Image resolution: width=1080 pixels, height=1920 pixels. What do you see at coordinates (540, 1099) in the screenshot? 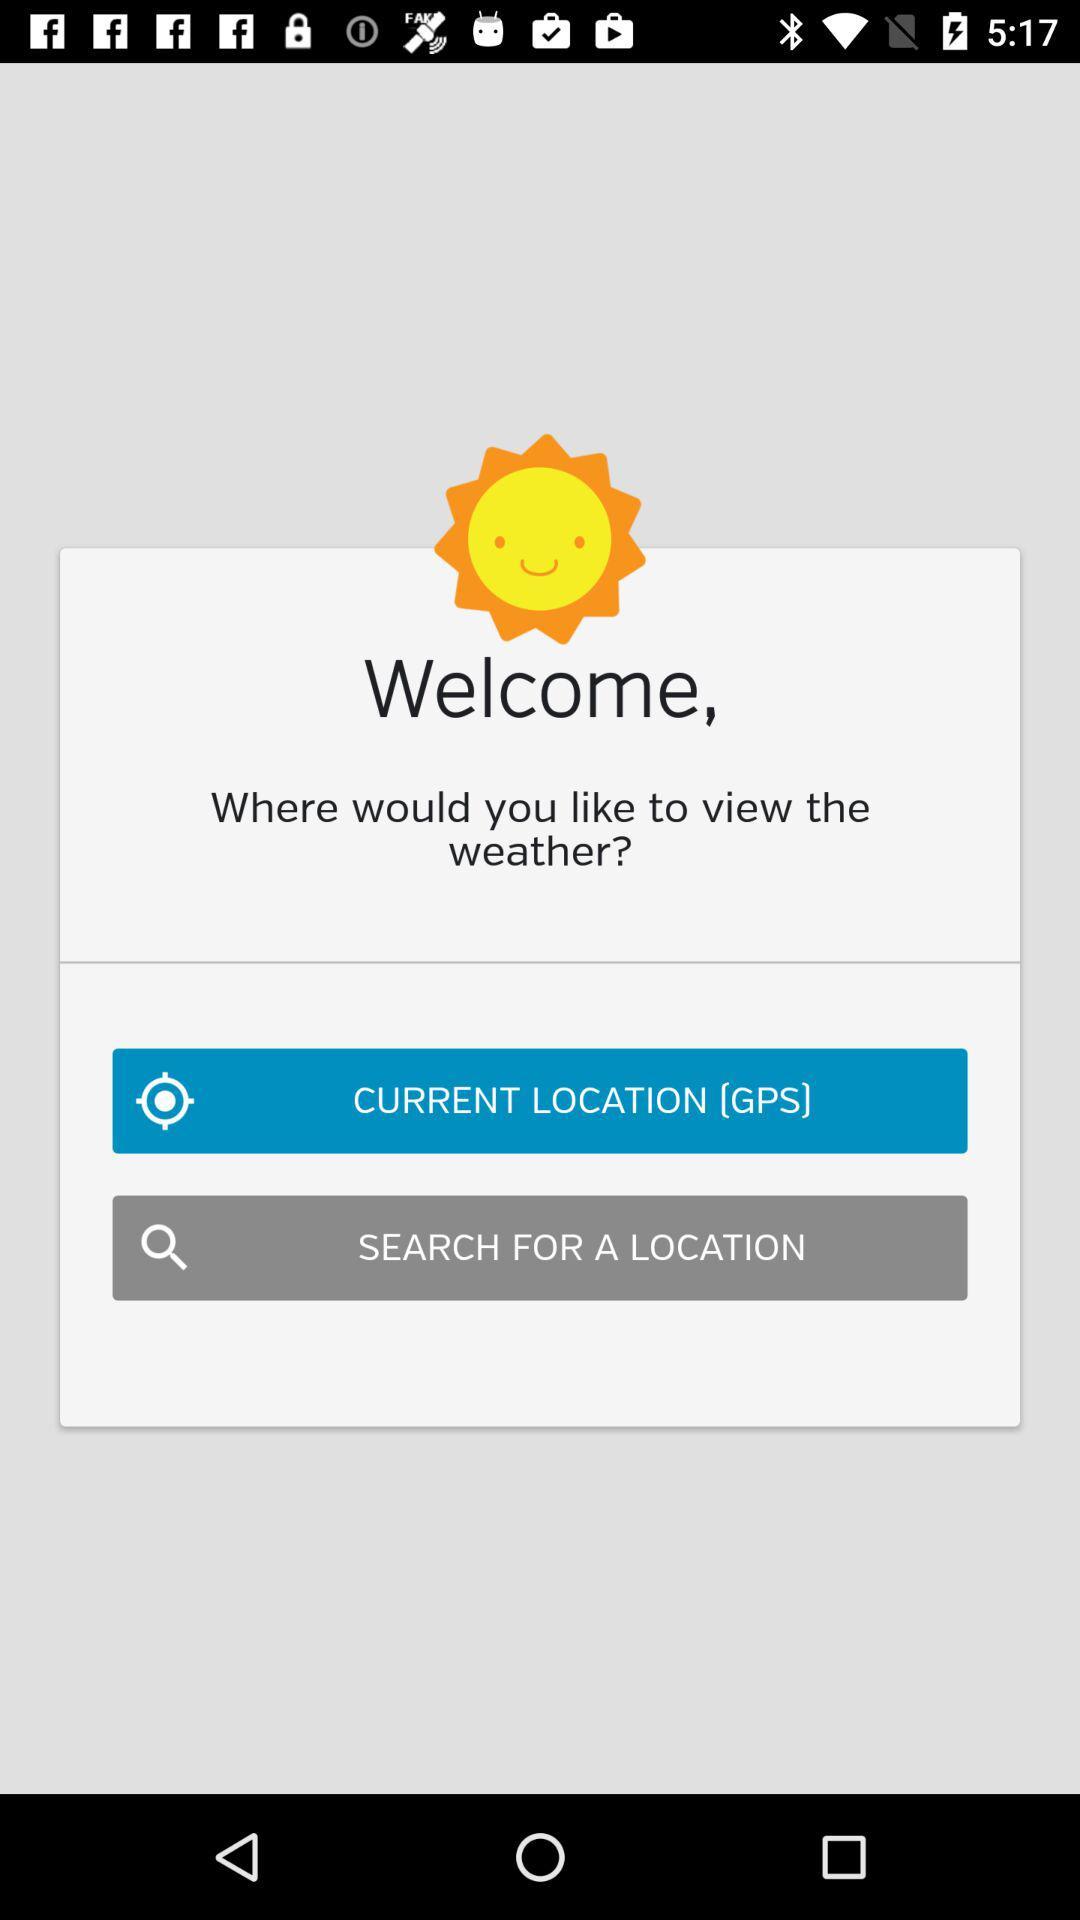
I see `the item above search for a` at bounding box center [540, 1099].